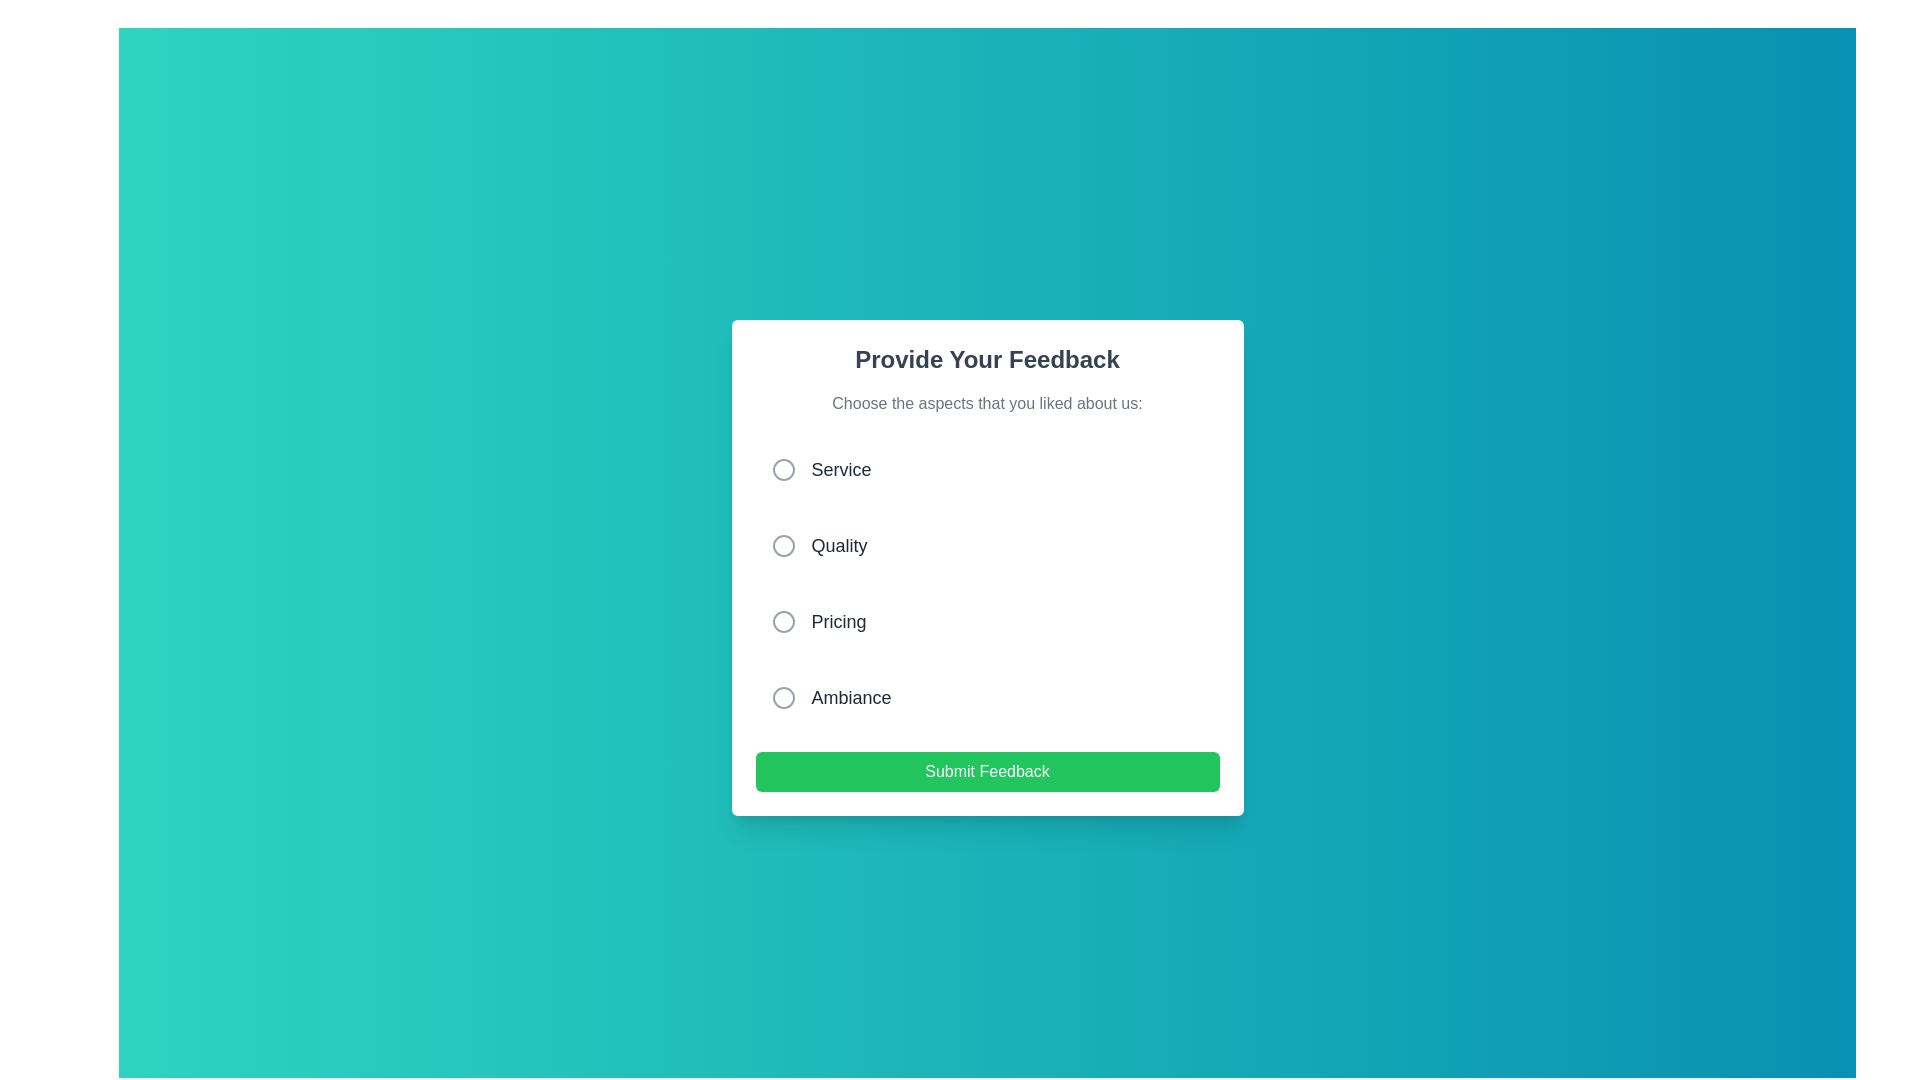 This screenshot has width=1920, height=1080. Describe the element at coordinates (987, 620) in the screenshot. I see `the aspect row corresponding to Pricing` at that location.